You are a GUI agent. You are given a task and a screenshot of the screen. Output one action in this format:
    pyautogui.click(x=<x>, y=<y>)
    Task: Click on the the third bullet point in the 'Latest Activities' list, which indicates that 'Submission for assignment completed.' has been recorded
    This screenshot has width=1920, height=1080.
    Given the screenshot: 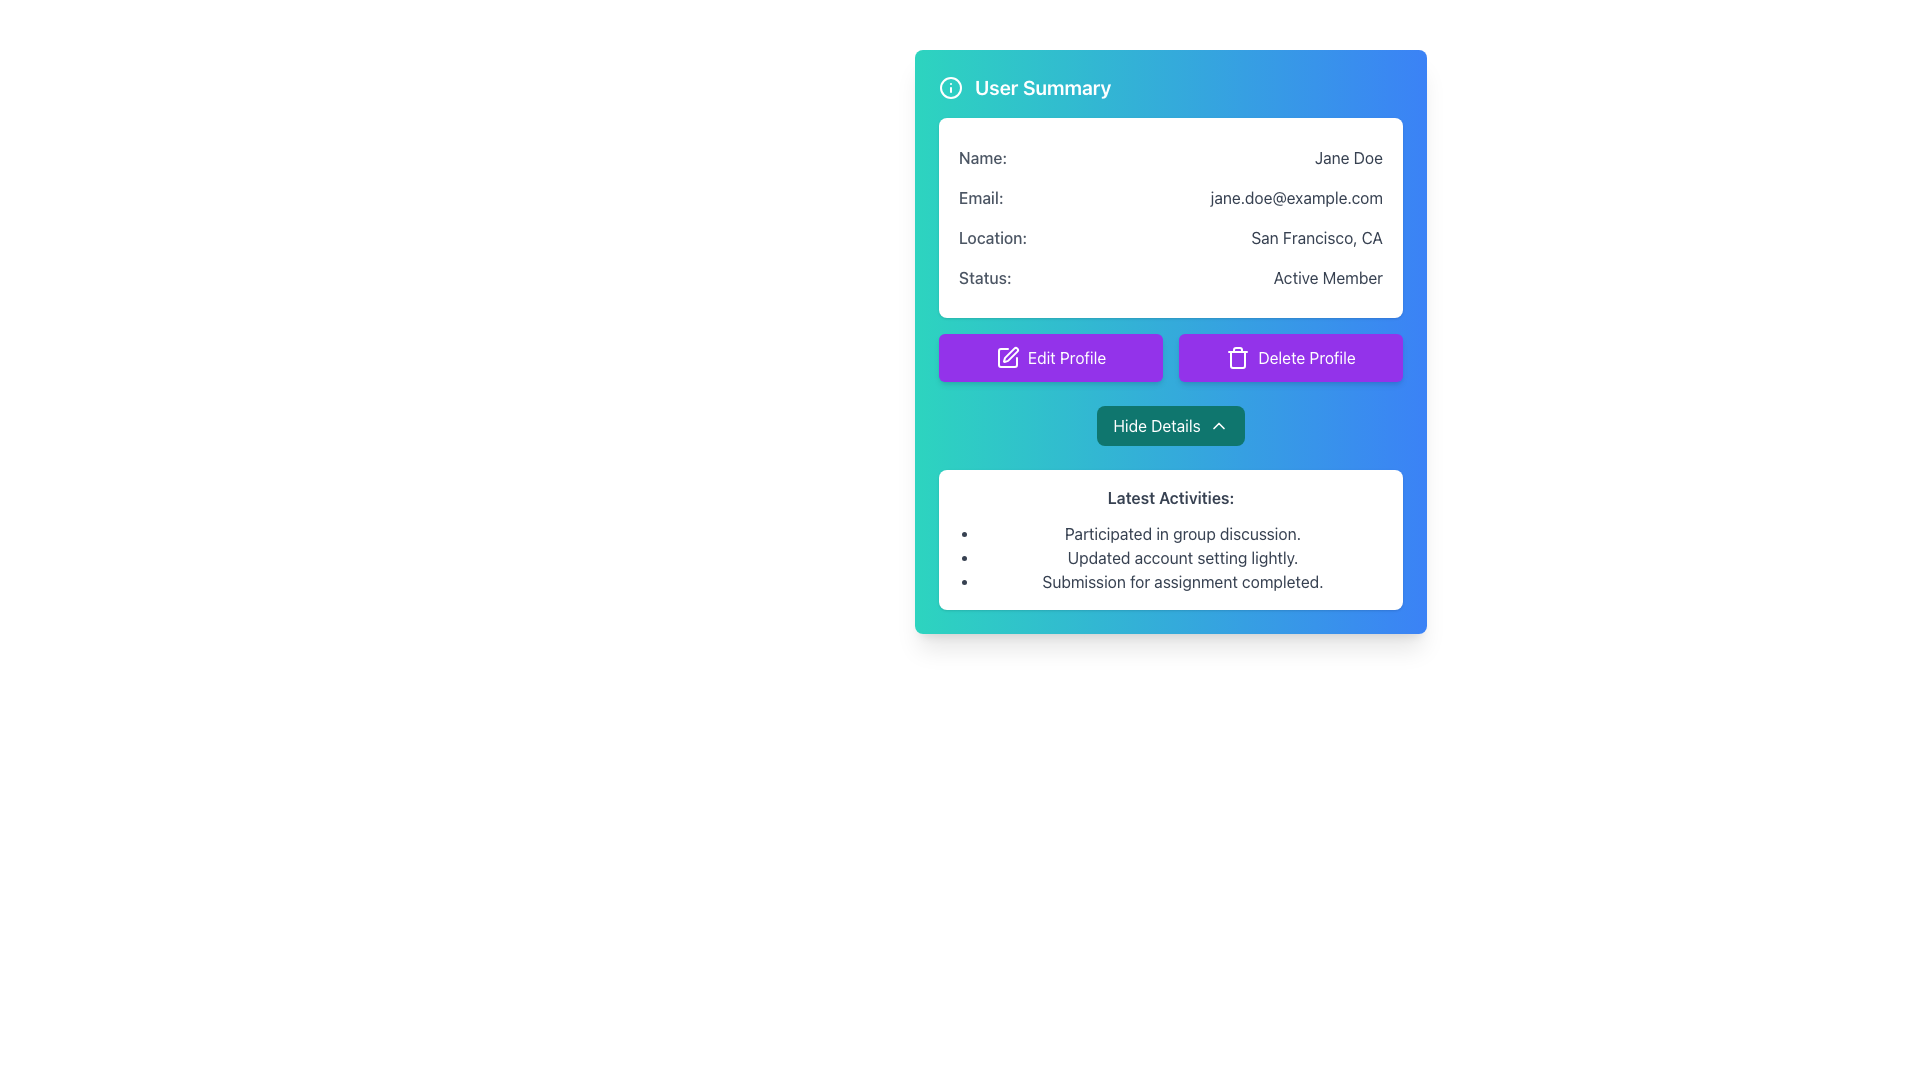 What is the action you would take?
    pyautogui.click(x=1182, y=582)
    